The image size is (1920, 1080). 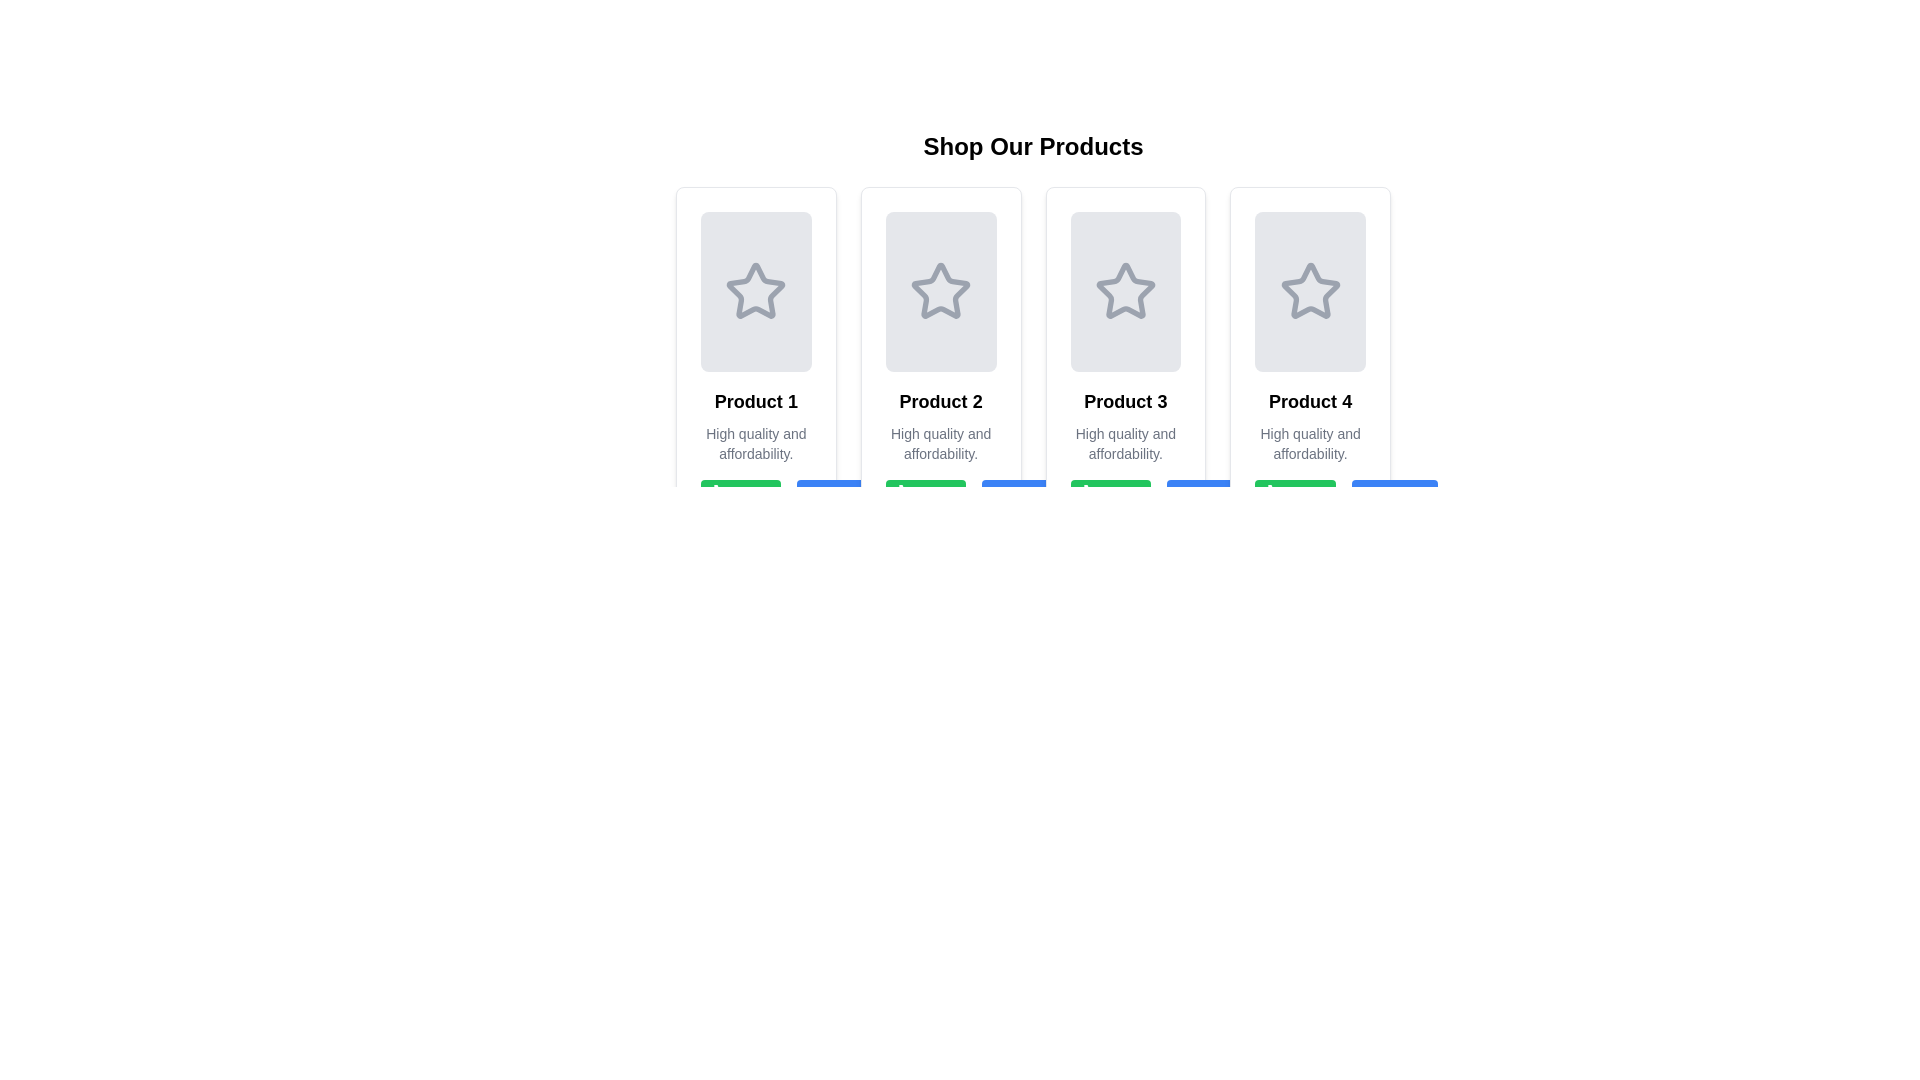 I want to click on the green 'Add' button containing the icon, so click(x=723, y=495).